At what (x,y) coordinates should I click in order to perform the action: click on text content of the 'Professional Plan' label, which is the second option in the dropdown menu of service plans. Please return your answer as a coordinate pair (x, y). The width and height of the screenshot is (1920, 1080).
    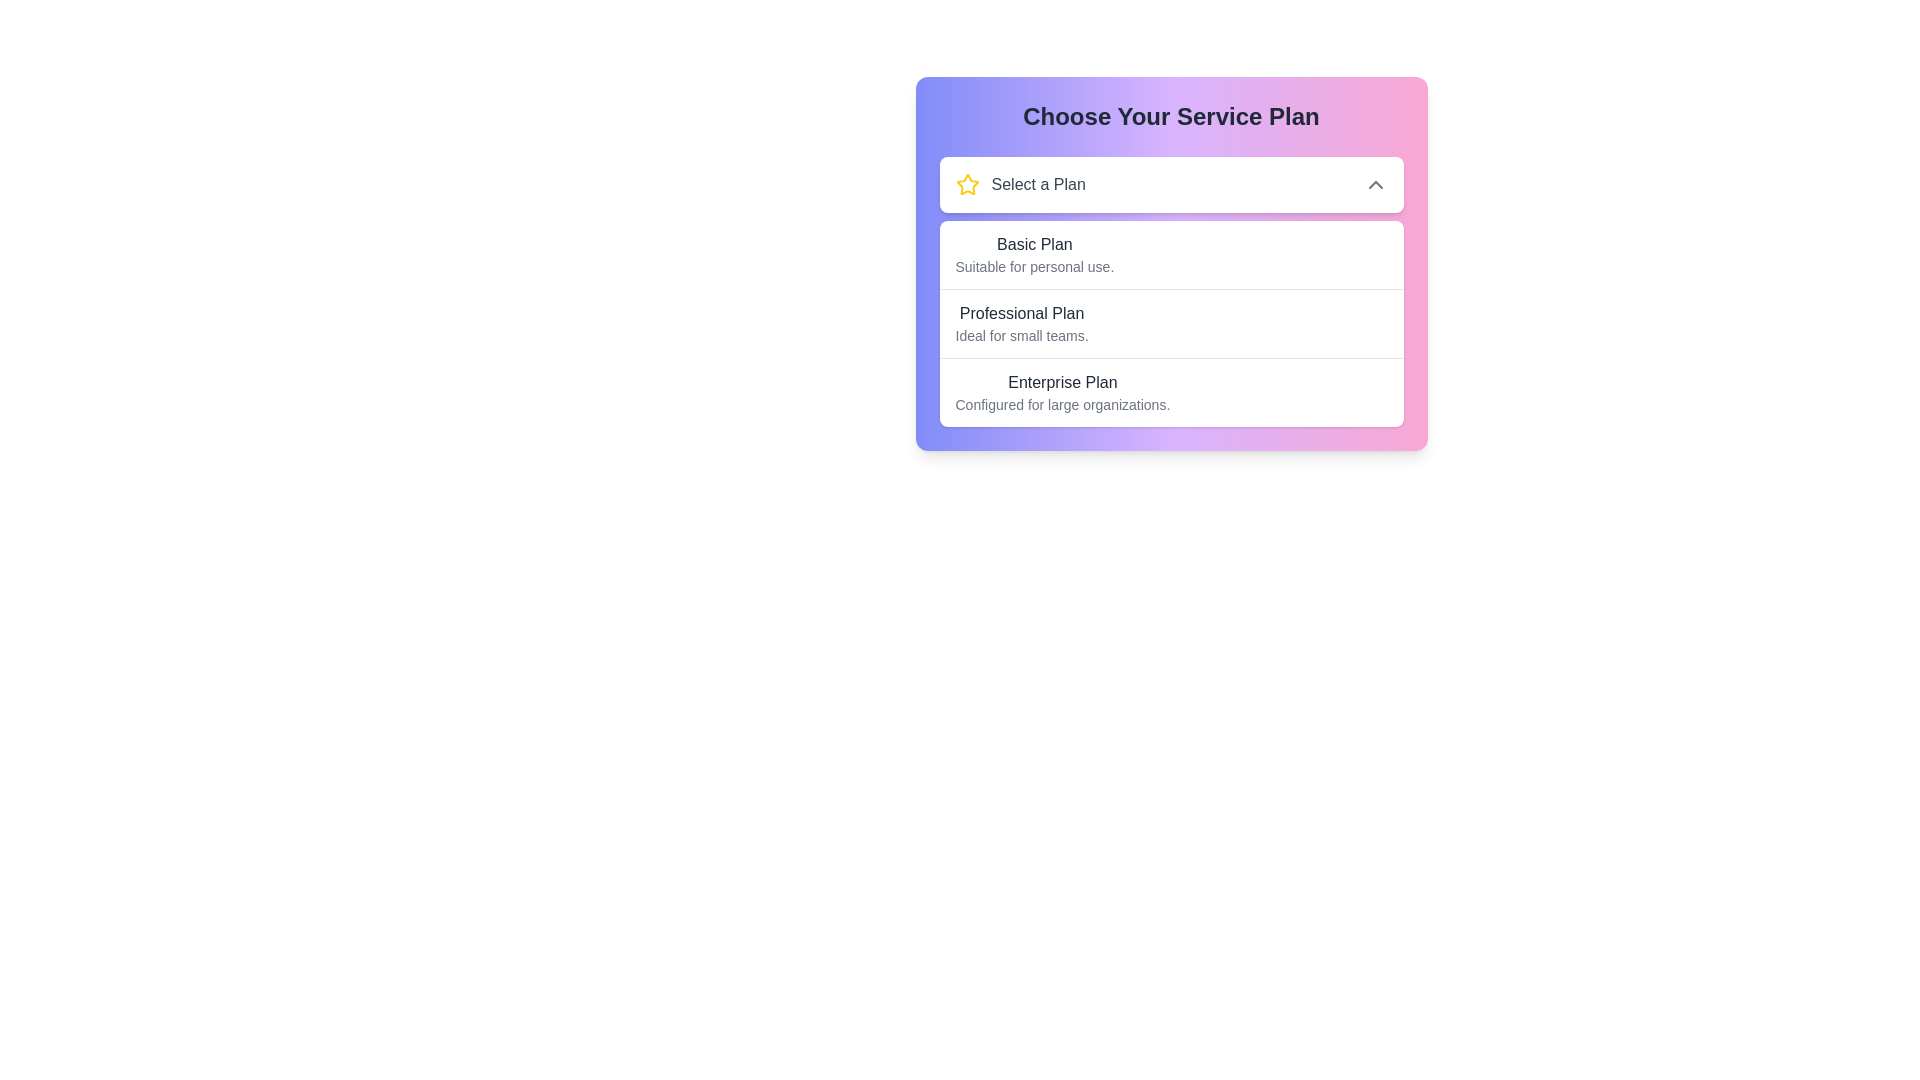
    Looking at the image, I should click on (1022, 313).